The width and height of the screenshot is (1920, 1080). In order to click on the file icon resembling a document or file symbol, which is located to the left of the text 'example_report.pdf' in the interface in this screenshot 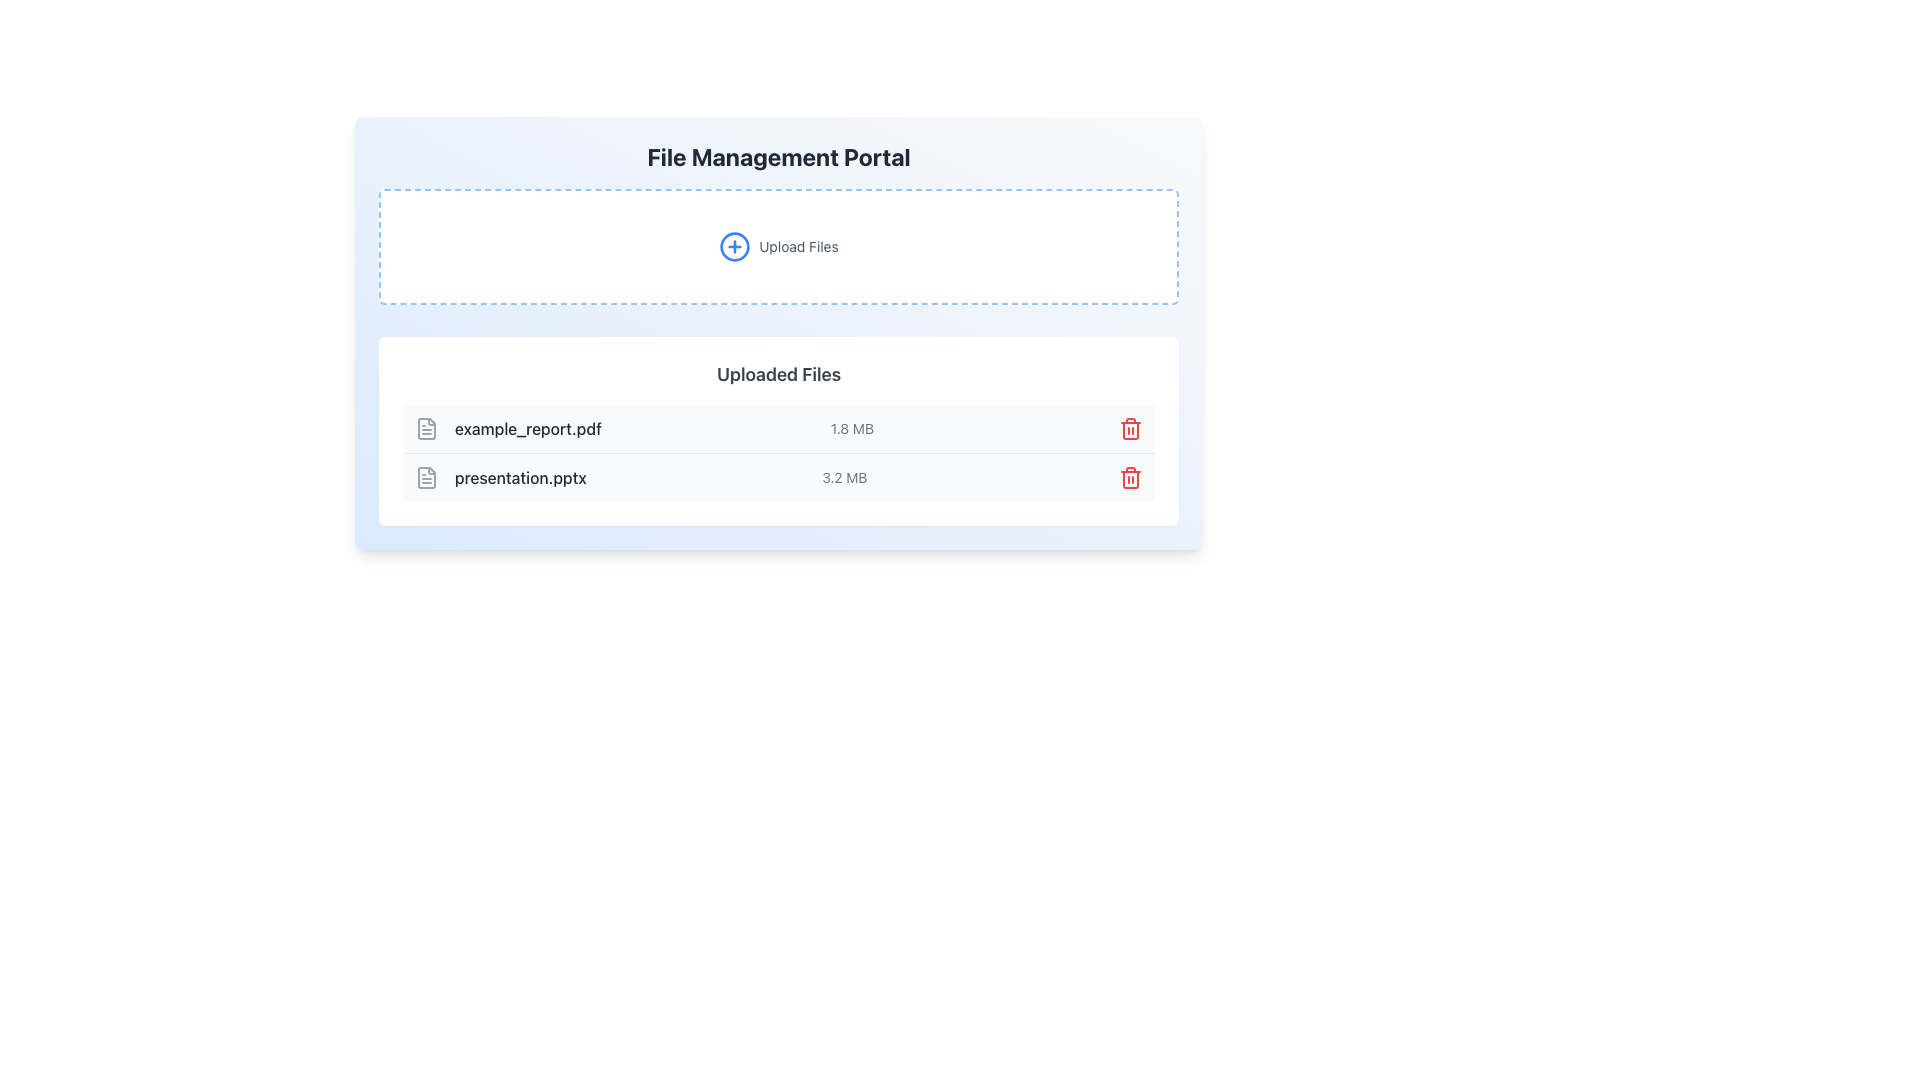, I will do `click(426, 478)`.